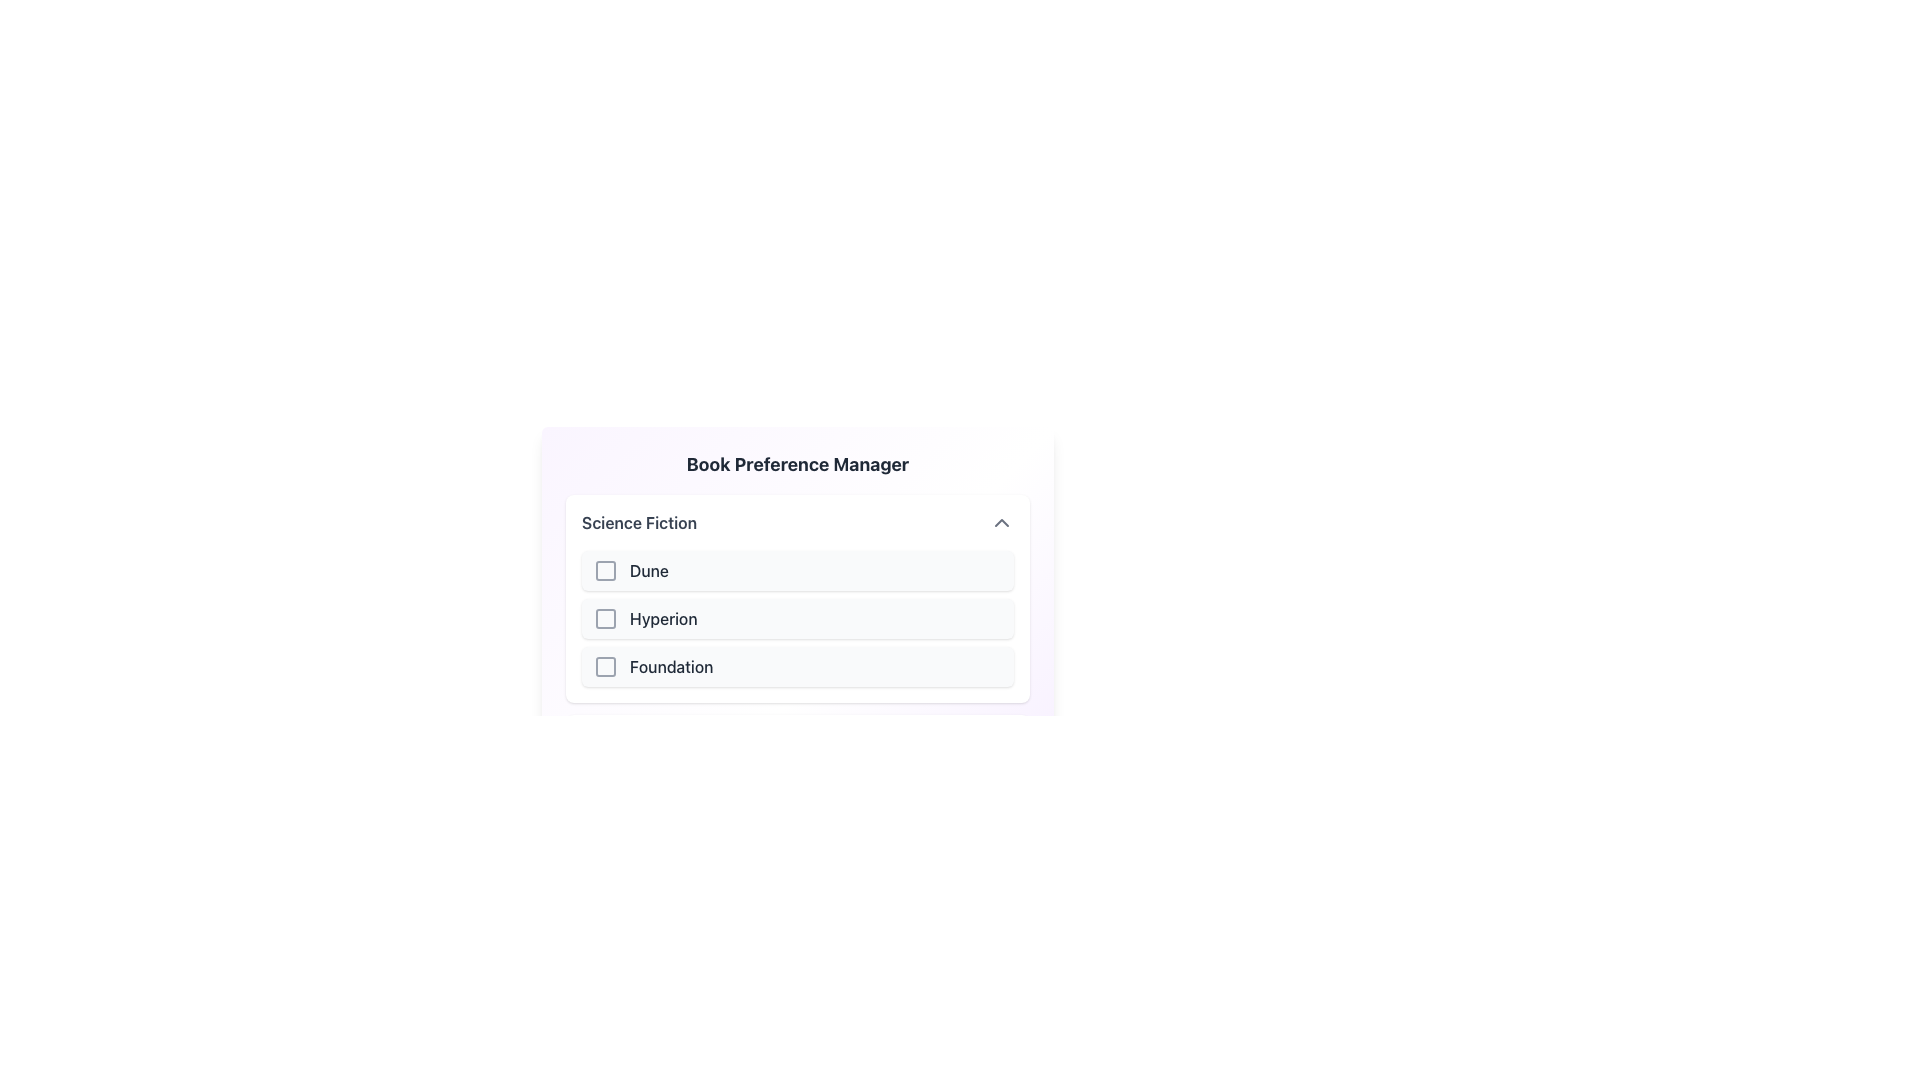  Describe the element at coordinates (604, 570) in the screenshot. I see `the checkbox selector located adjacent to the text label 'Dune' in the 'Science Fiction' list for keyboard interactions` at that location.